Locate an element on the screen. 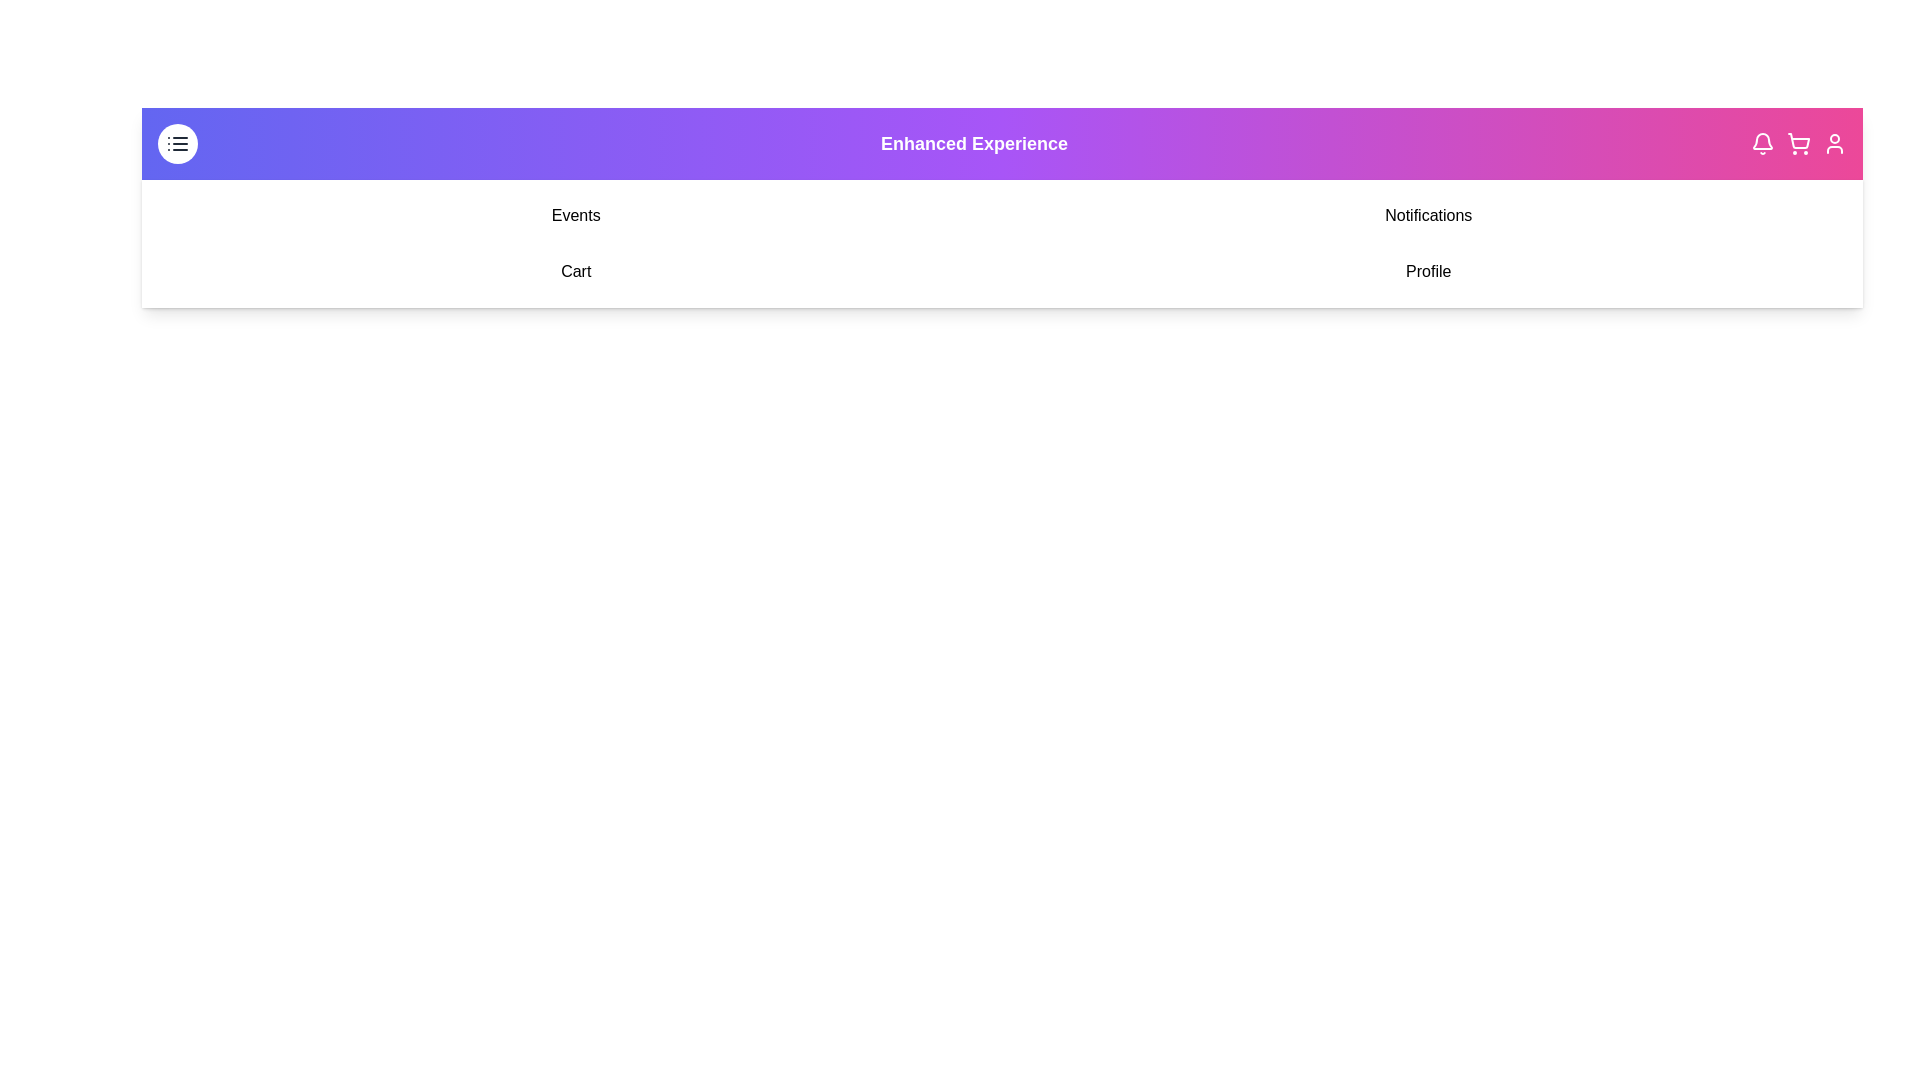 This screenshot has height=1080, width=1920. the cart icon to trigger its action is located at coordinates (1799, 142).